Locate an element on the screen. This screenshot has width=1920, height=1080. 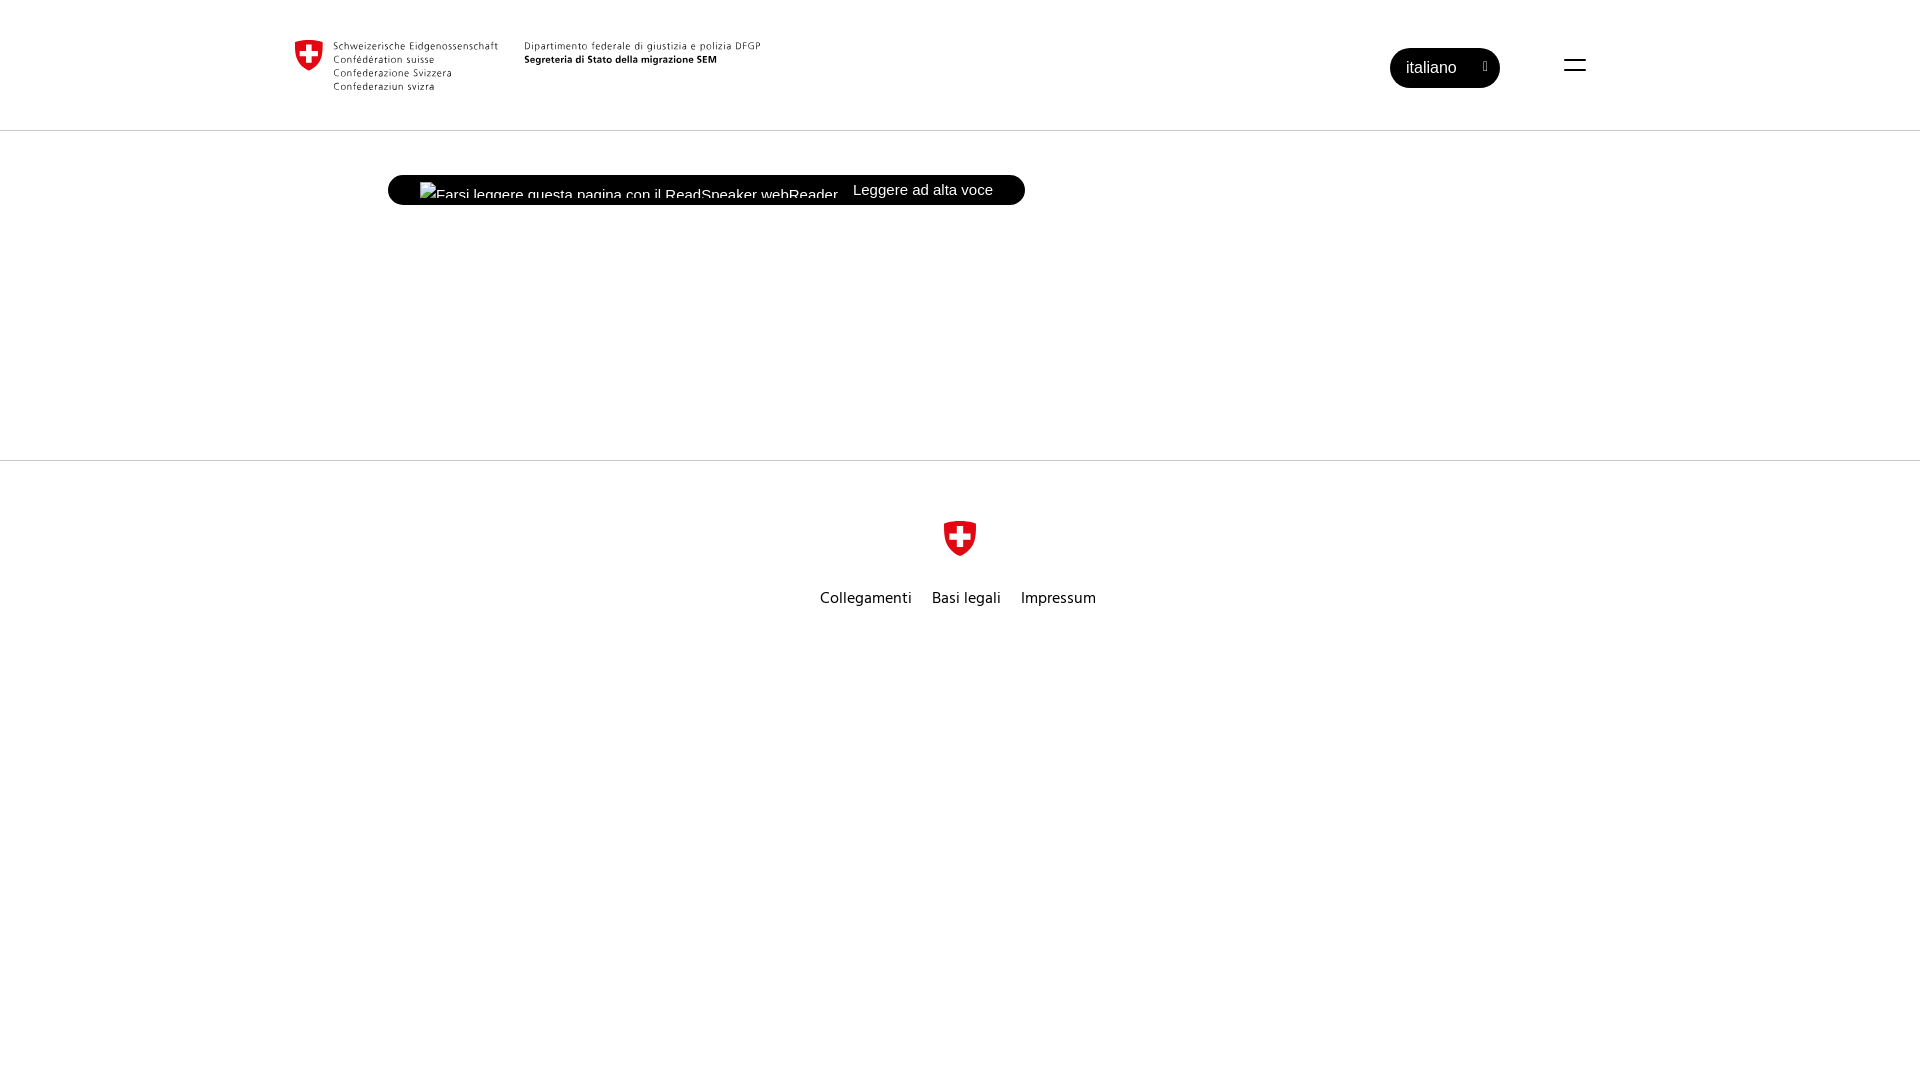
'Leggere ad alta voce' is located at coordinates (706, 189).